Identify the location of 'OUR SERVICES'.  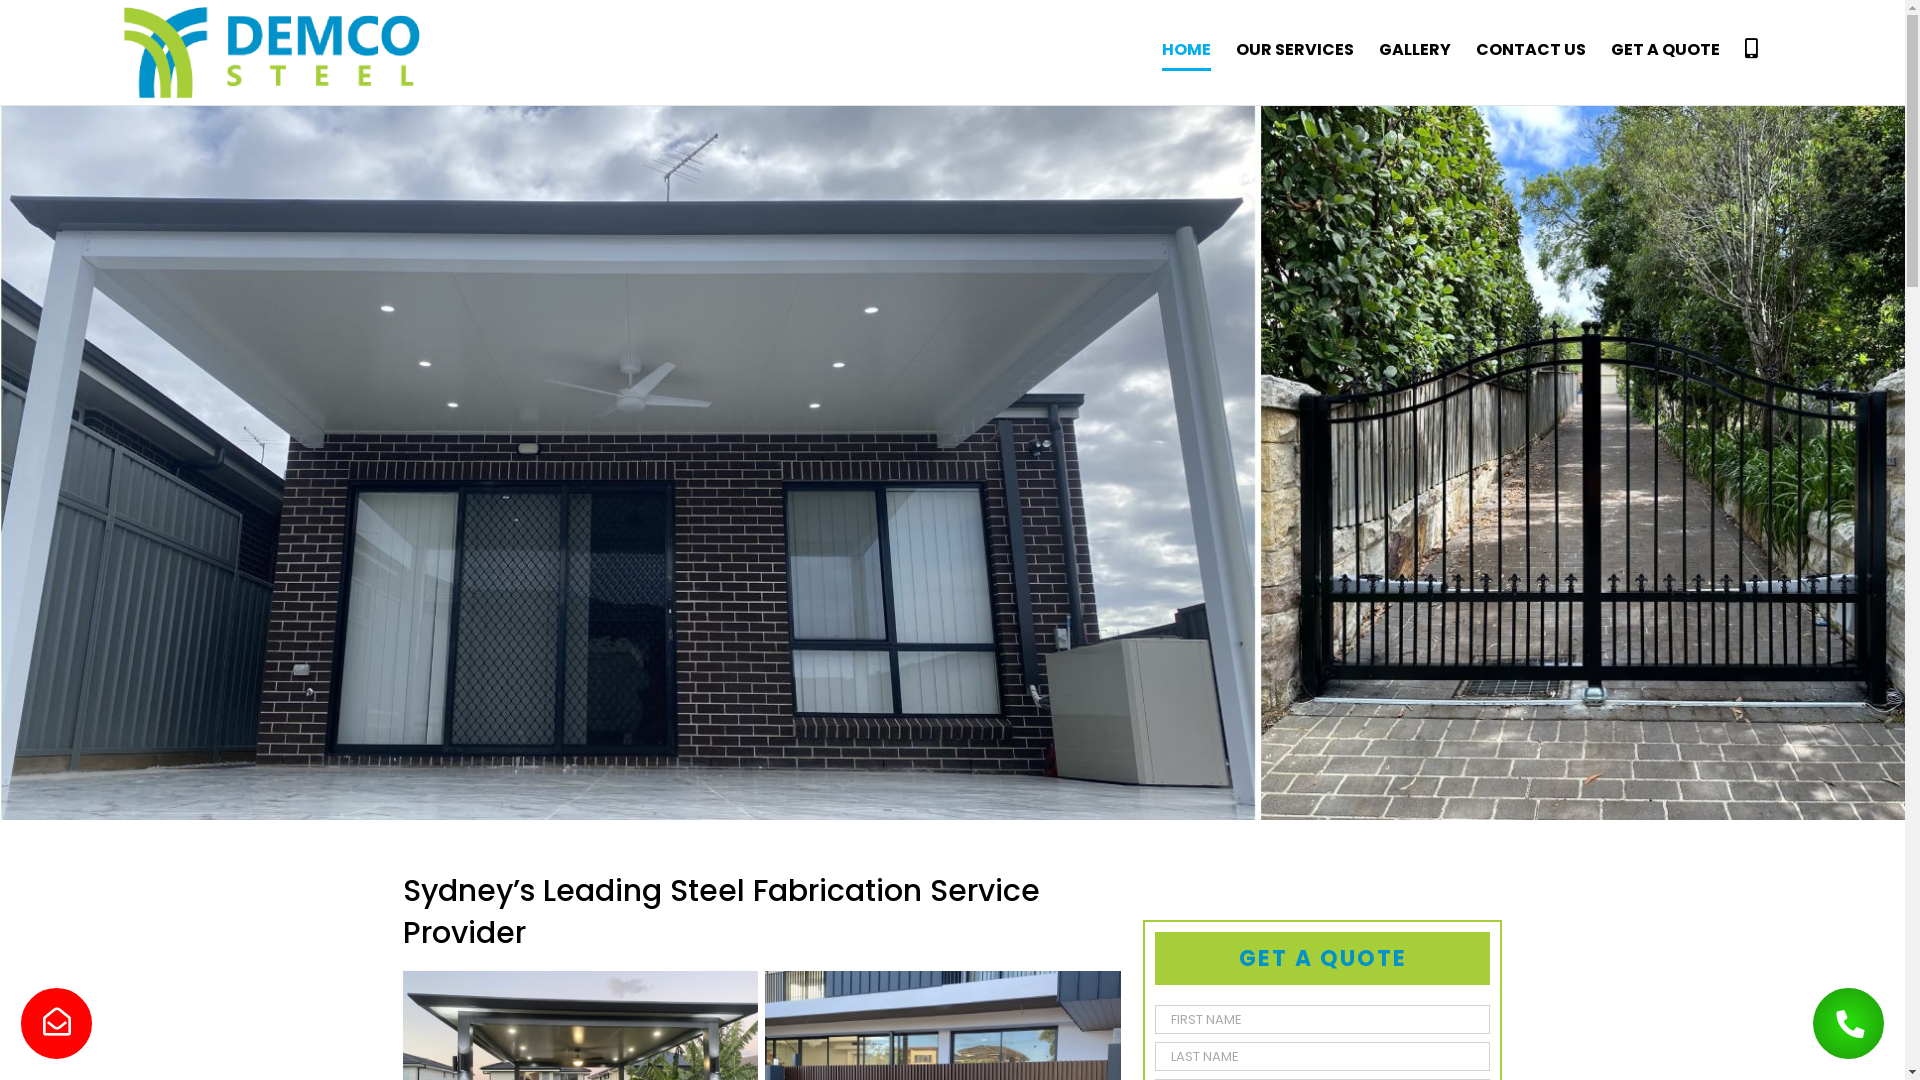
(1235, 49).